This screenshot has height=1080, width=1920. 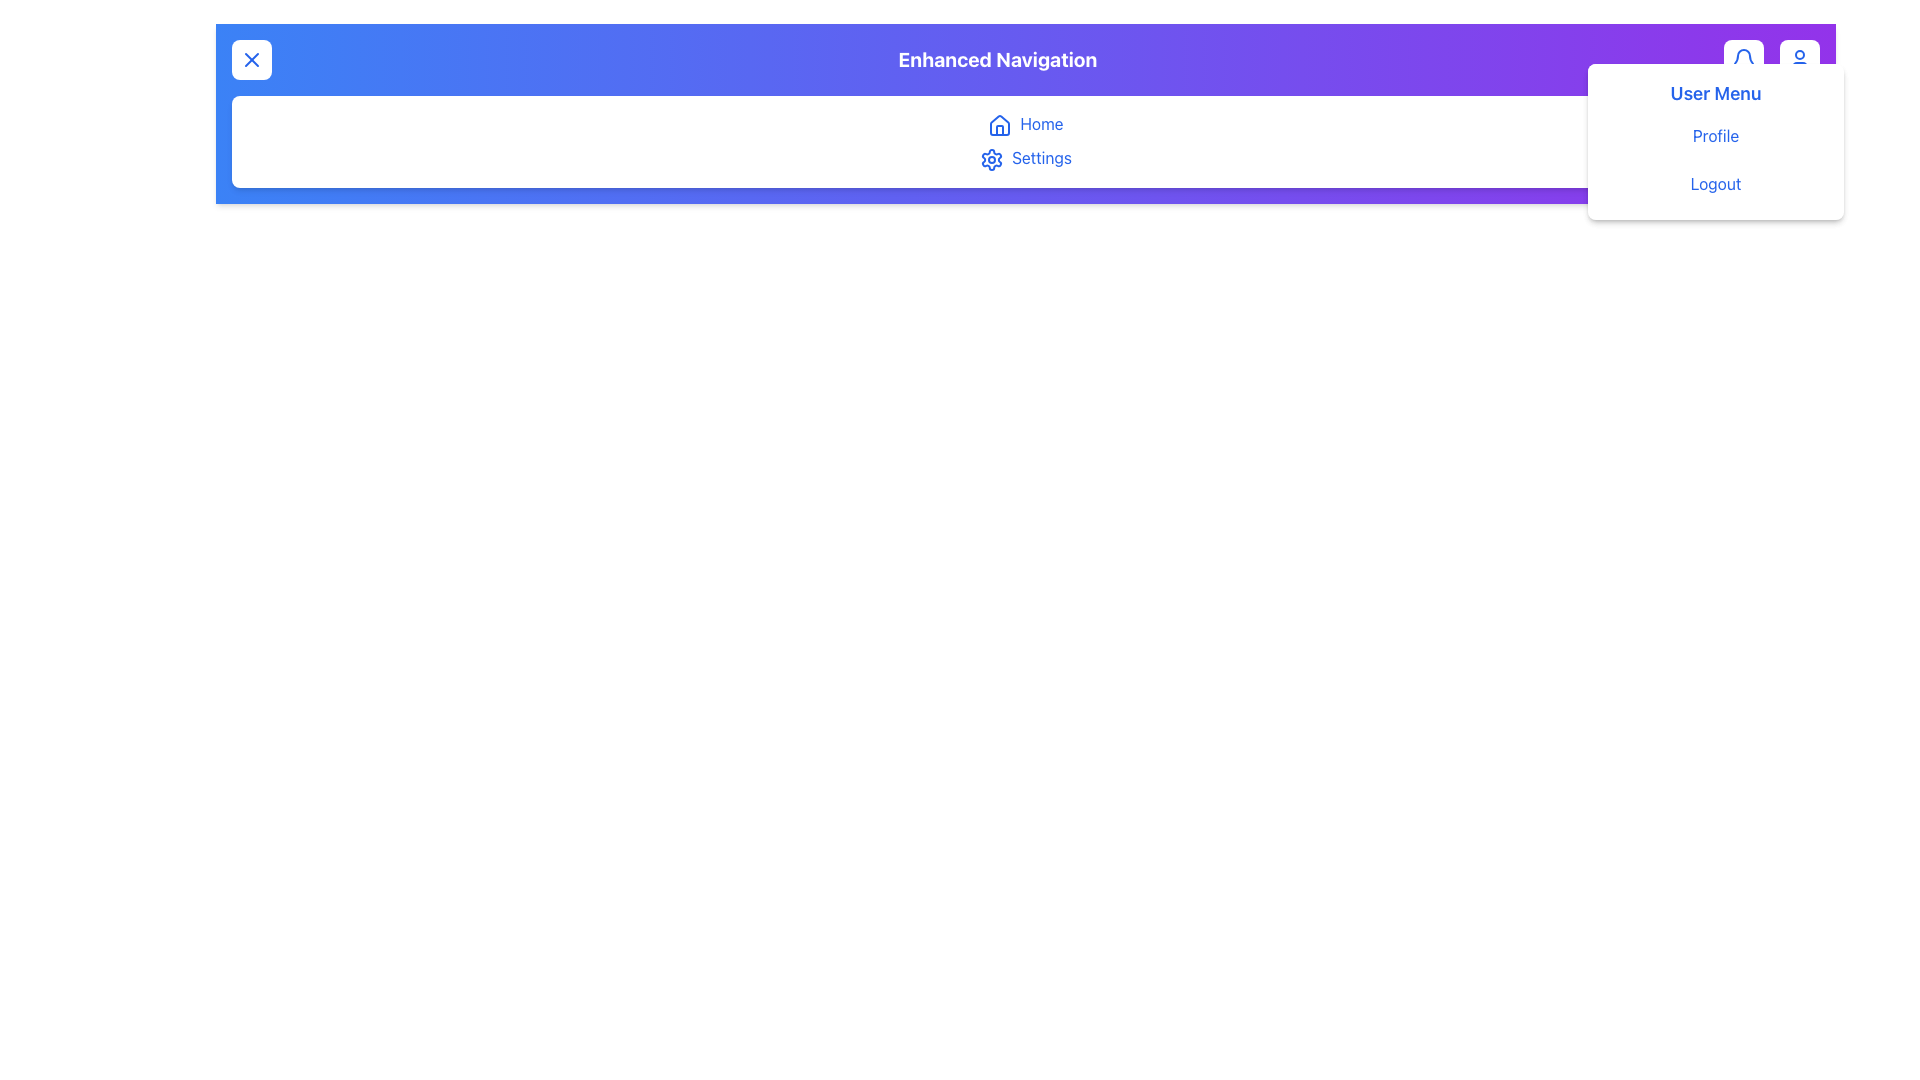 What do you see at coordinates (1026, 140) in the screenshot?
I see `the 'Settings' label in the Navigation Menu, which is a vertically stacked list containing a gear icon and the text 'Settings', styled with a blue outline and underlined on hover` at bounding box center [1026, 140].